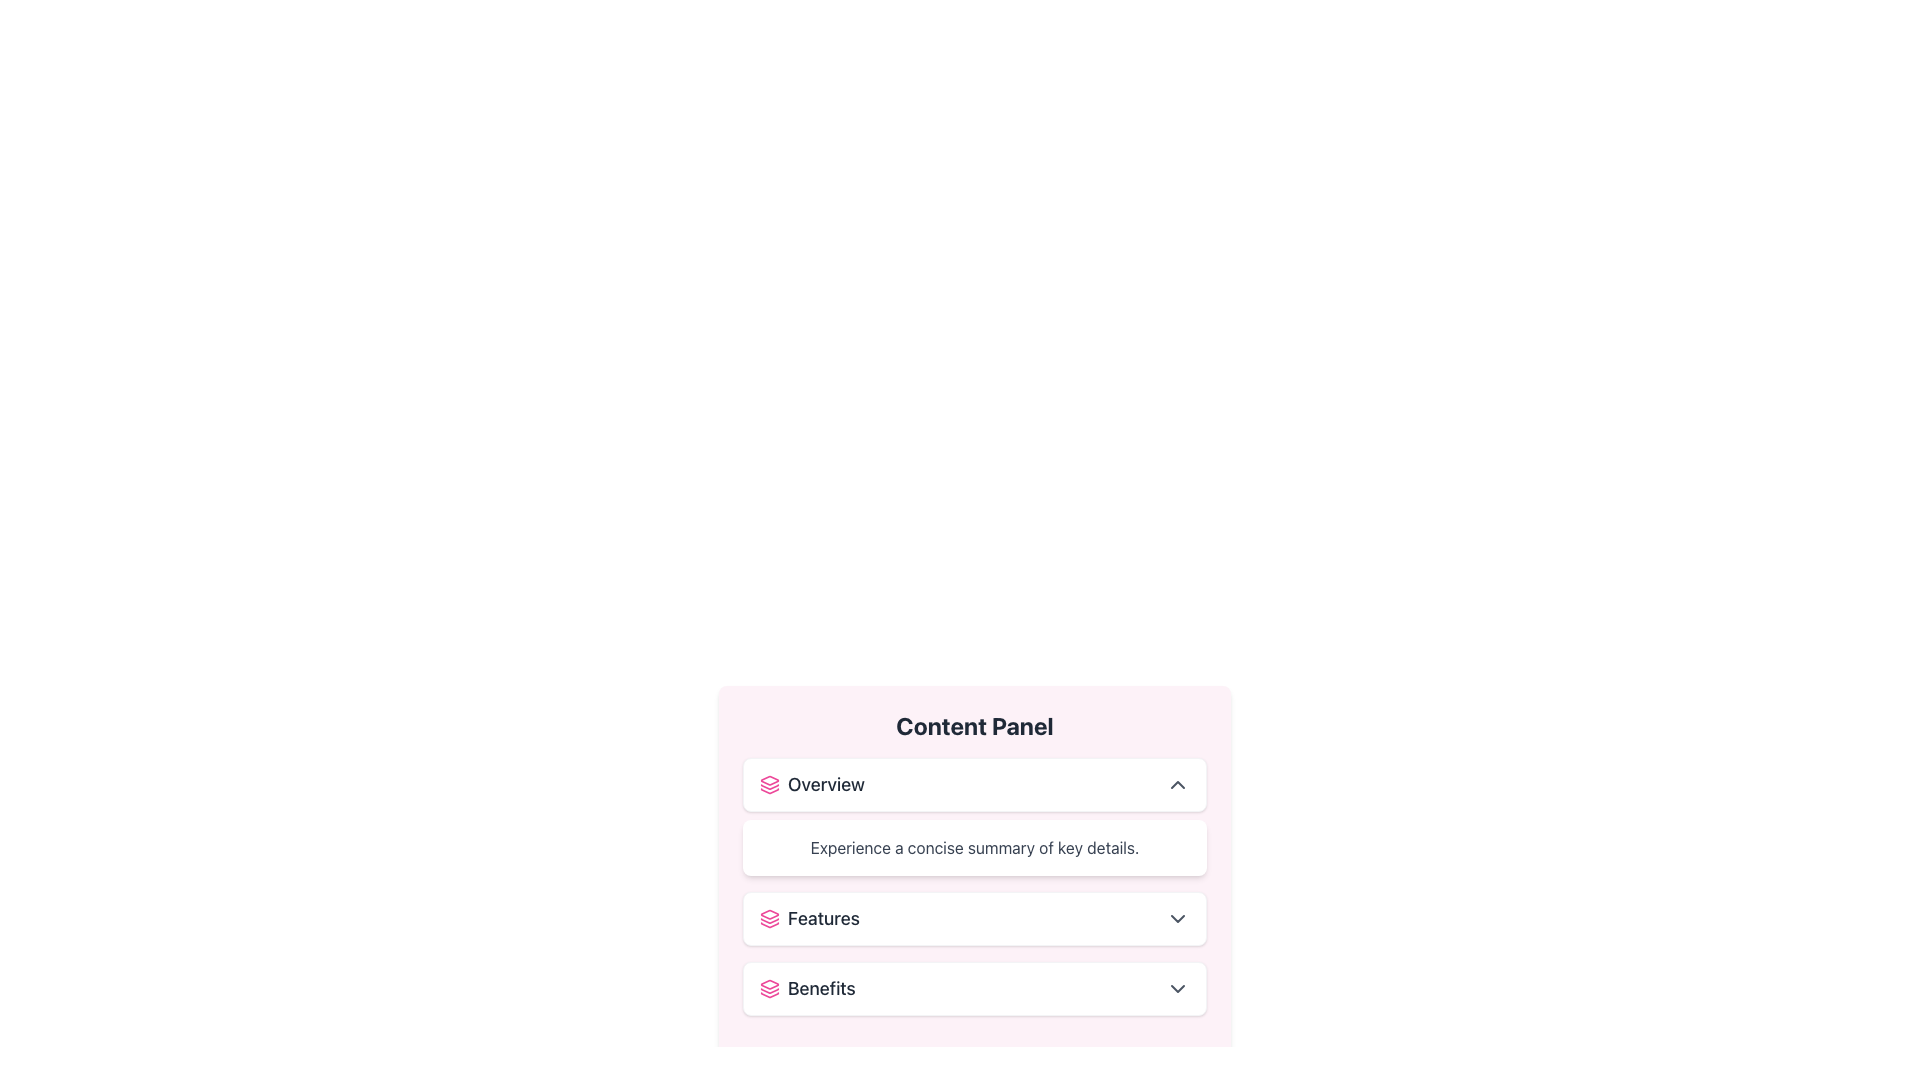 This screenshot has width=1920, height=1080. What do you see at coordinates (1177, 987) in the screenshot?
I see `the downward-pointing gray chevron icon located at the far right of the 'Benefits' section` at bounding box center [1177, 987].